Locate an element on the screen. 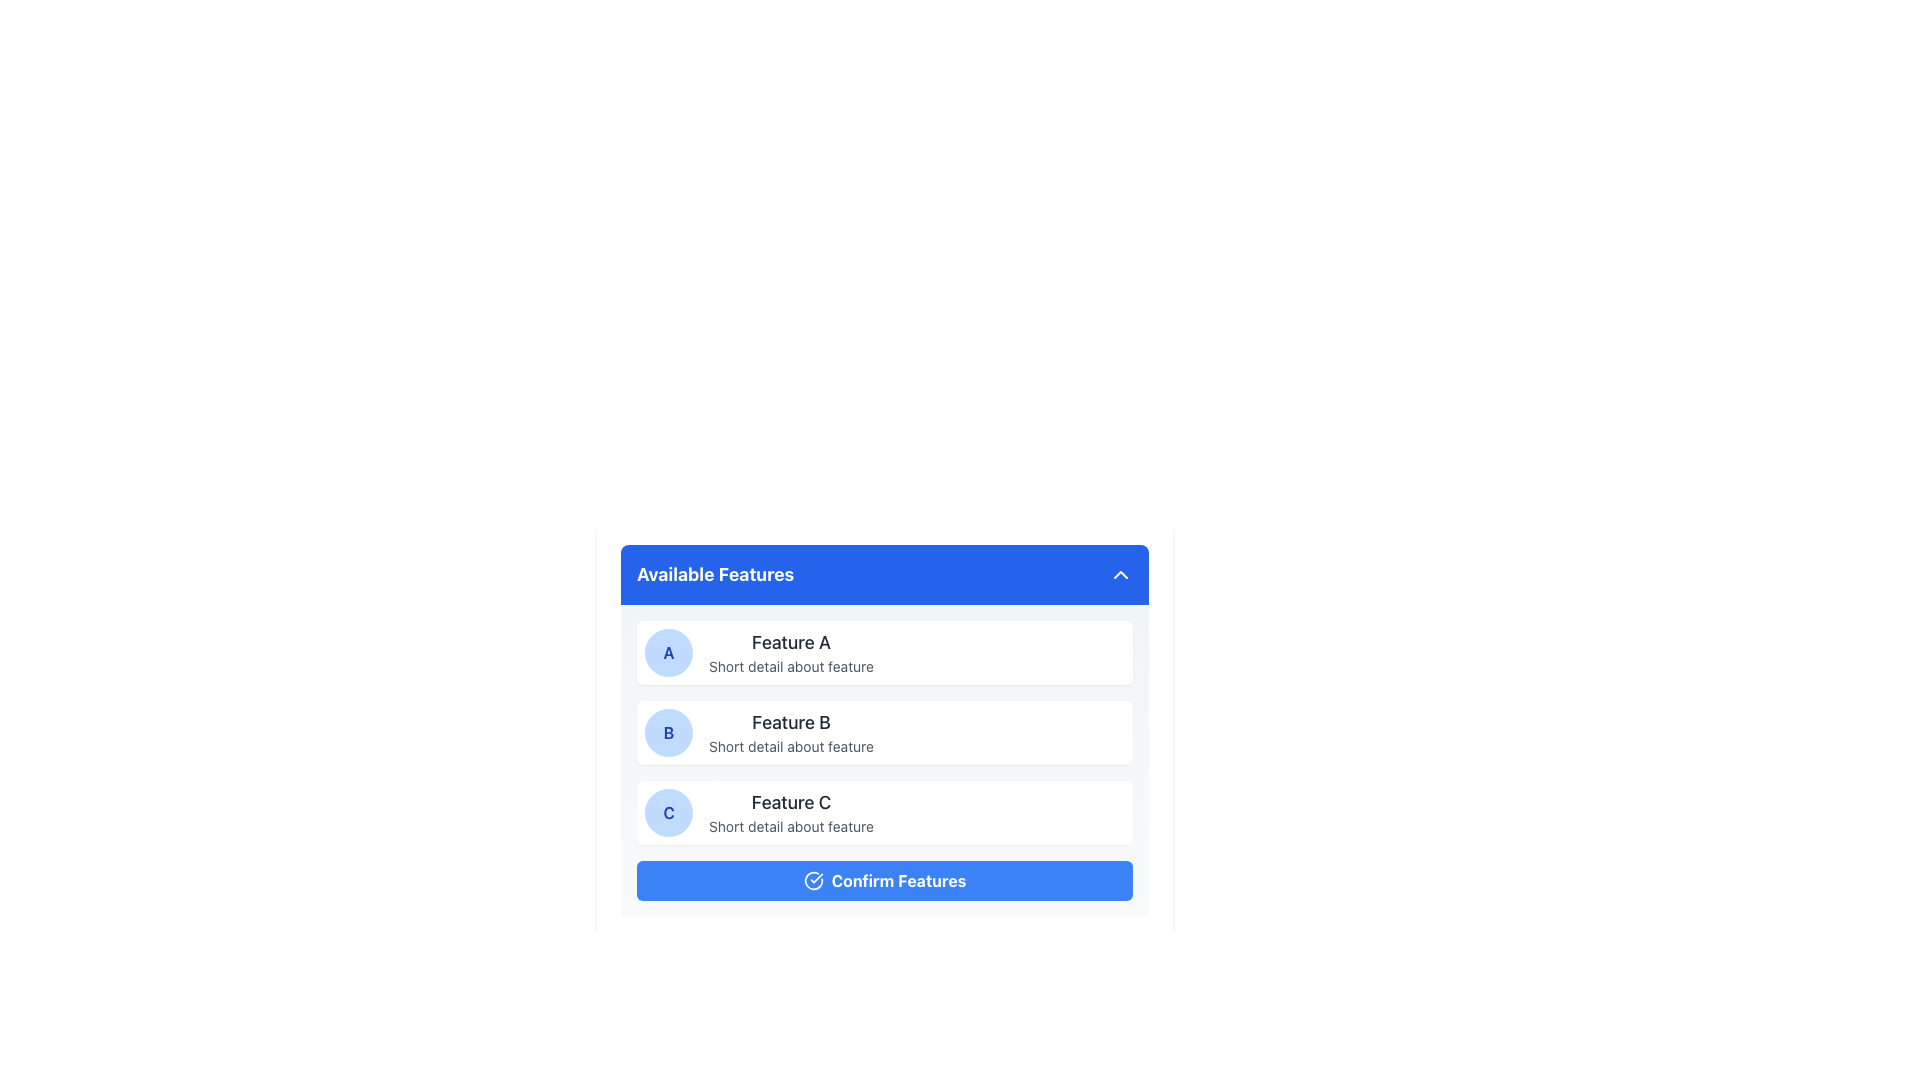 The height and width of the screenshot is (1080, 1920). the circular icon with a blue background and the character 'A' in bold blue text, which is positioned to the far left of the list item labeled 'Feature A' is located at coordinates (668, 652).